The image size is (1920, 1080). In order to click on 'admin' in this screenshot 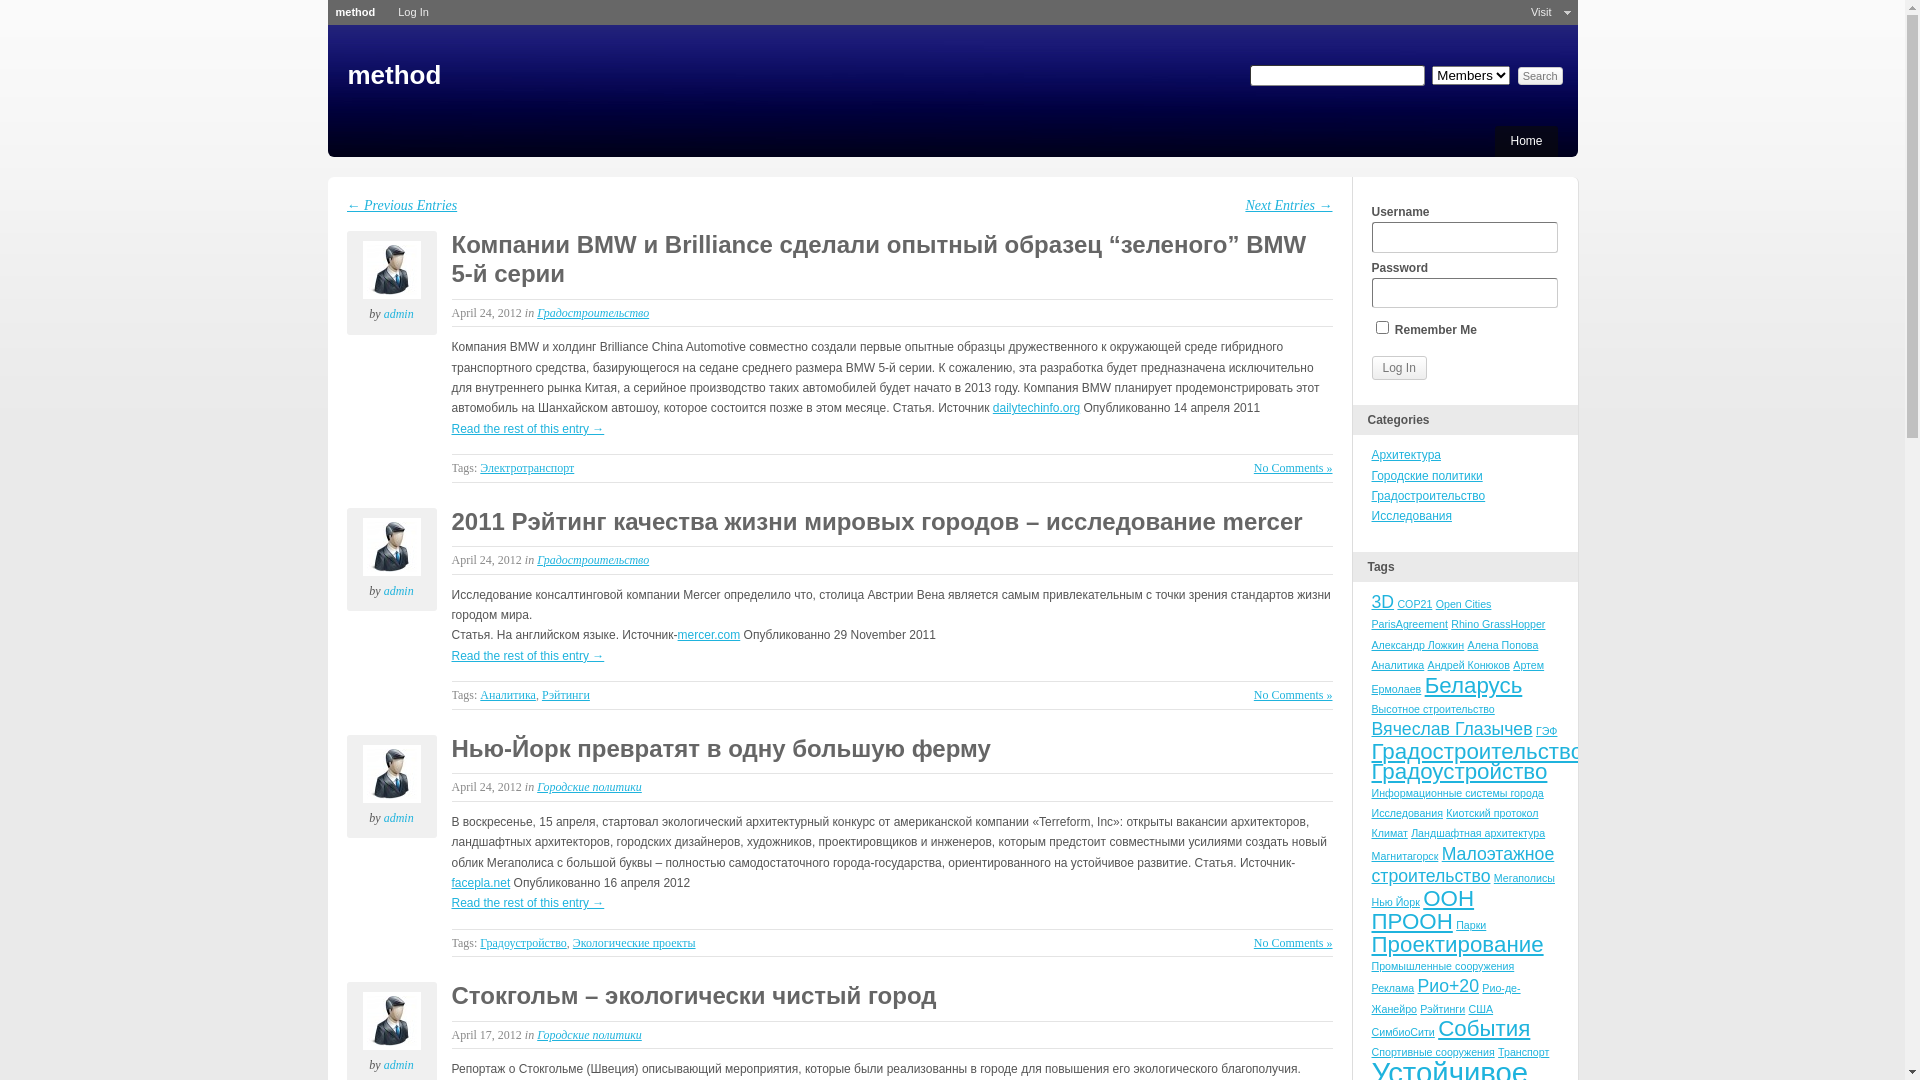, I will do `click(361, 270)`.